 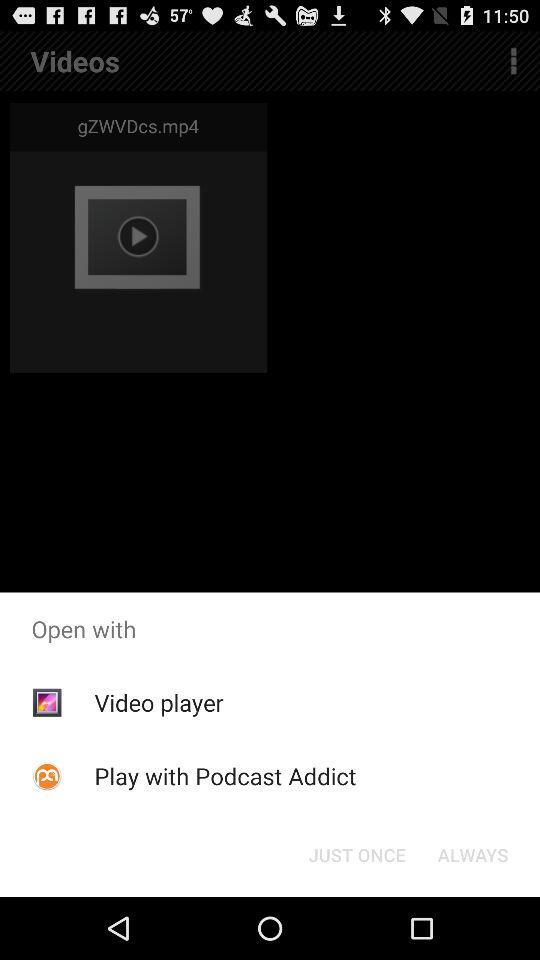 What do you see at coordinates (472, 853) in the screenshot?
I see `the always item` at bounding box center [472, 853].